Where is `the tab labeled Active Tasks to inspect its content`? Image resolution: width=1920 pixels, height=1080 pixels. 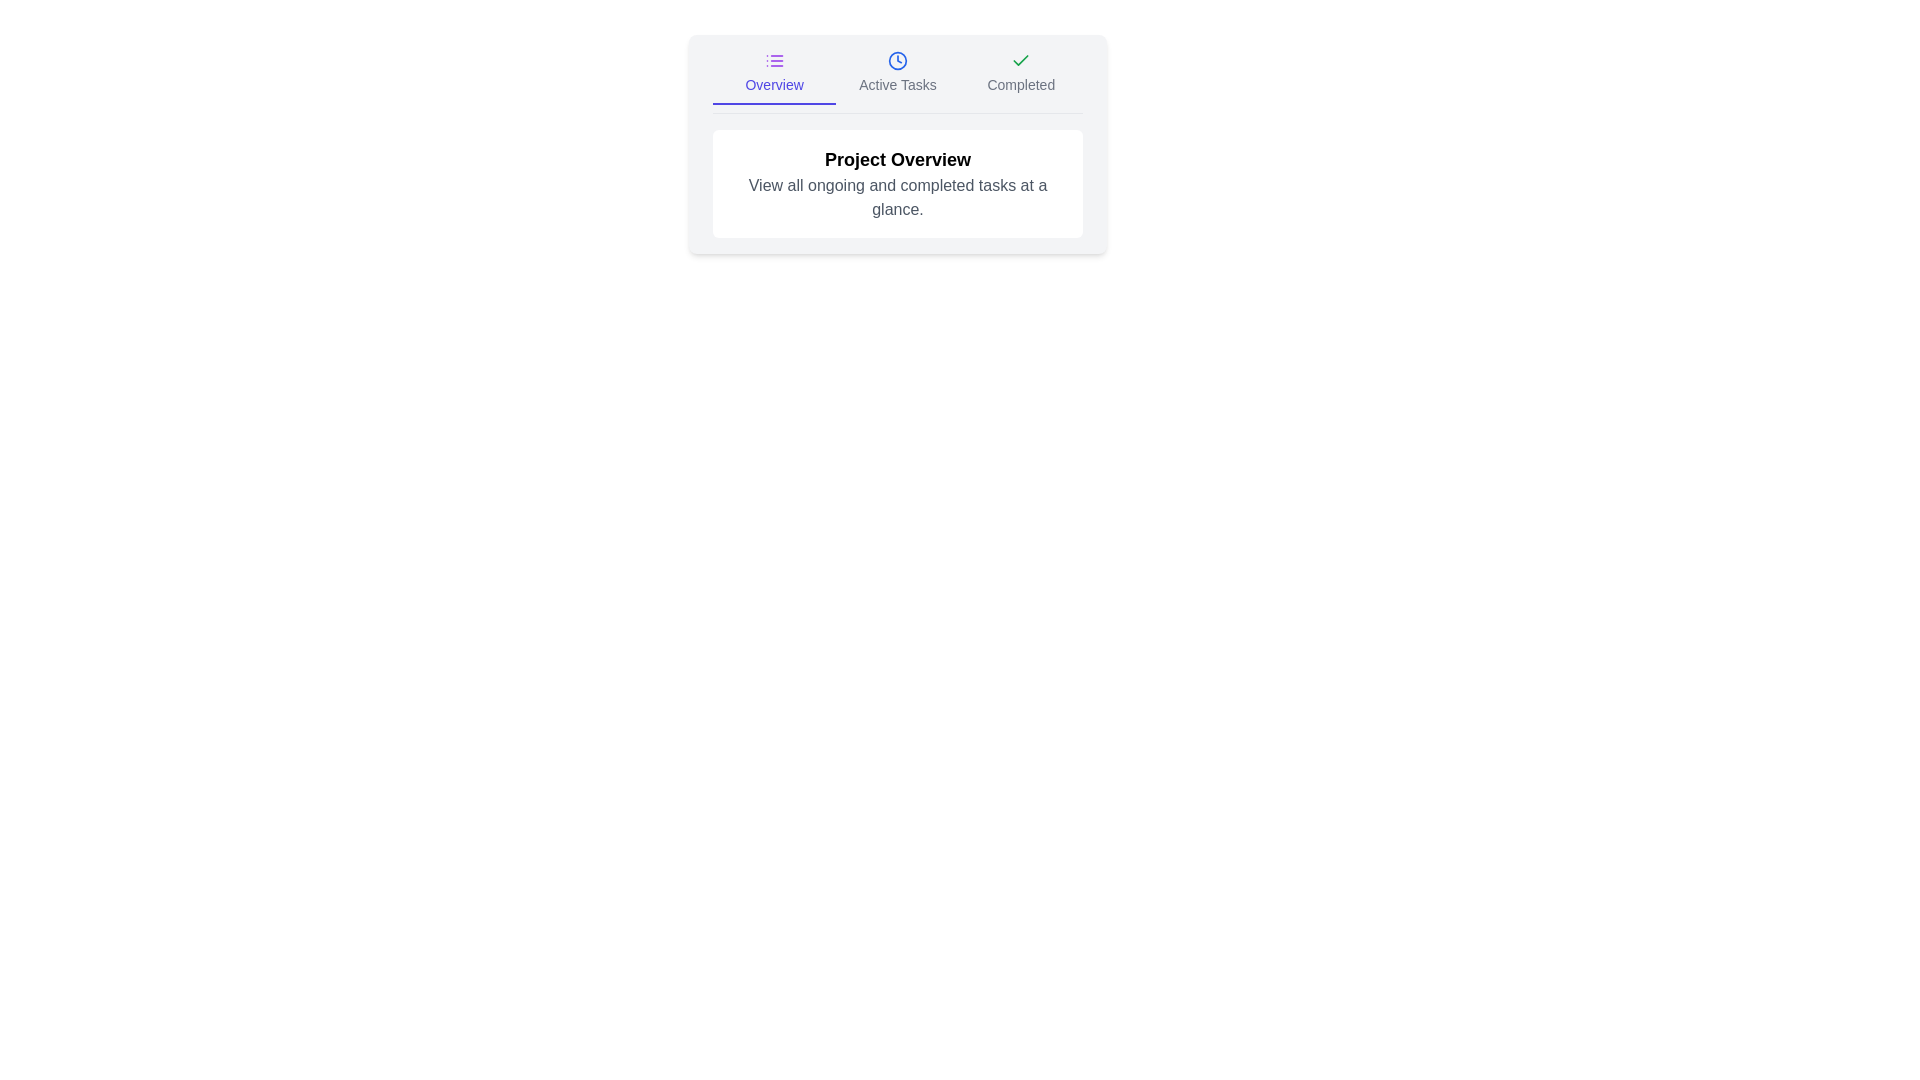 the tab labeled Active Tasks to inspect its content is located at coordinates (896, 76).